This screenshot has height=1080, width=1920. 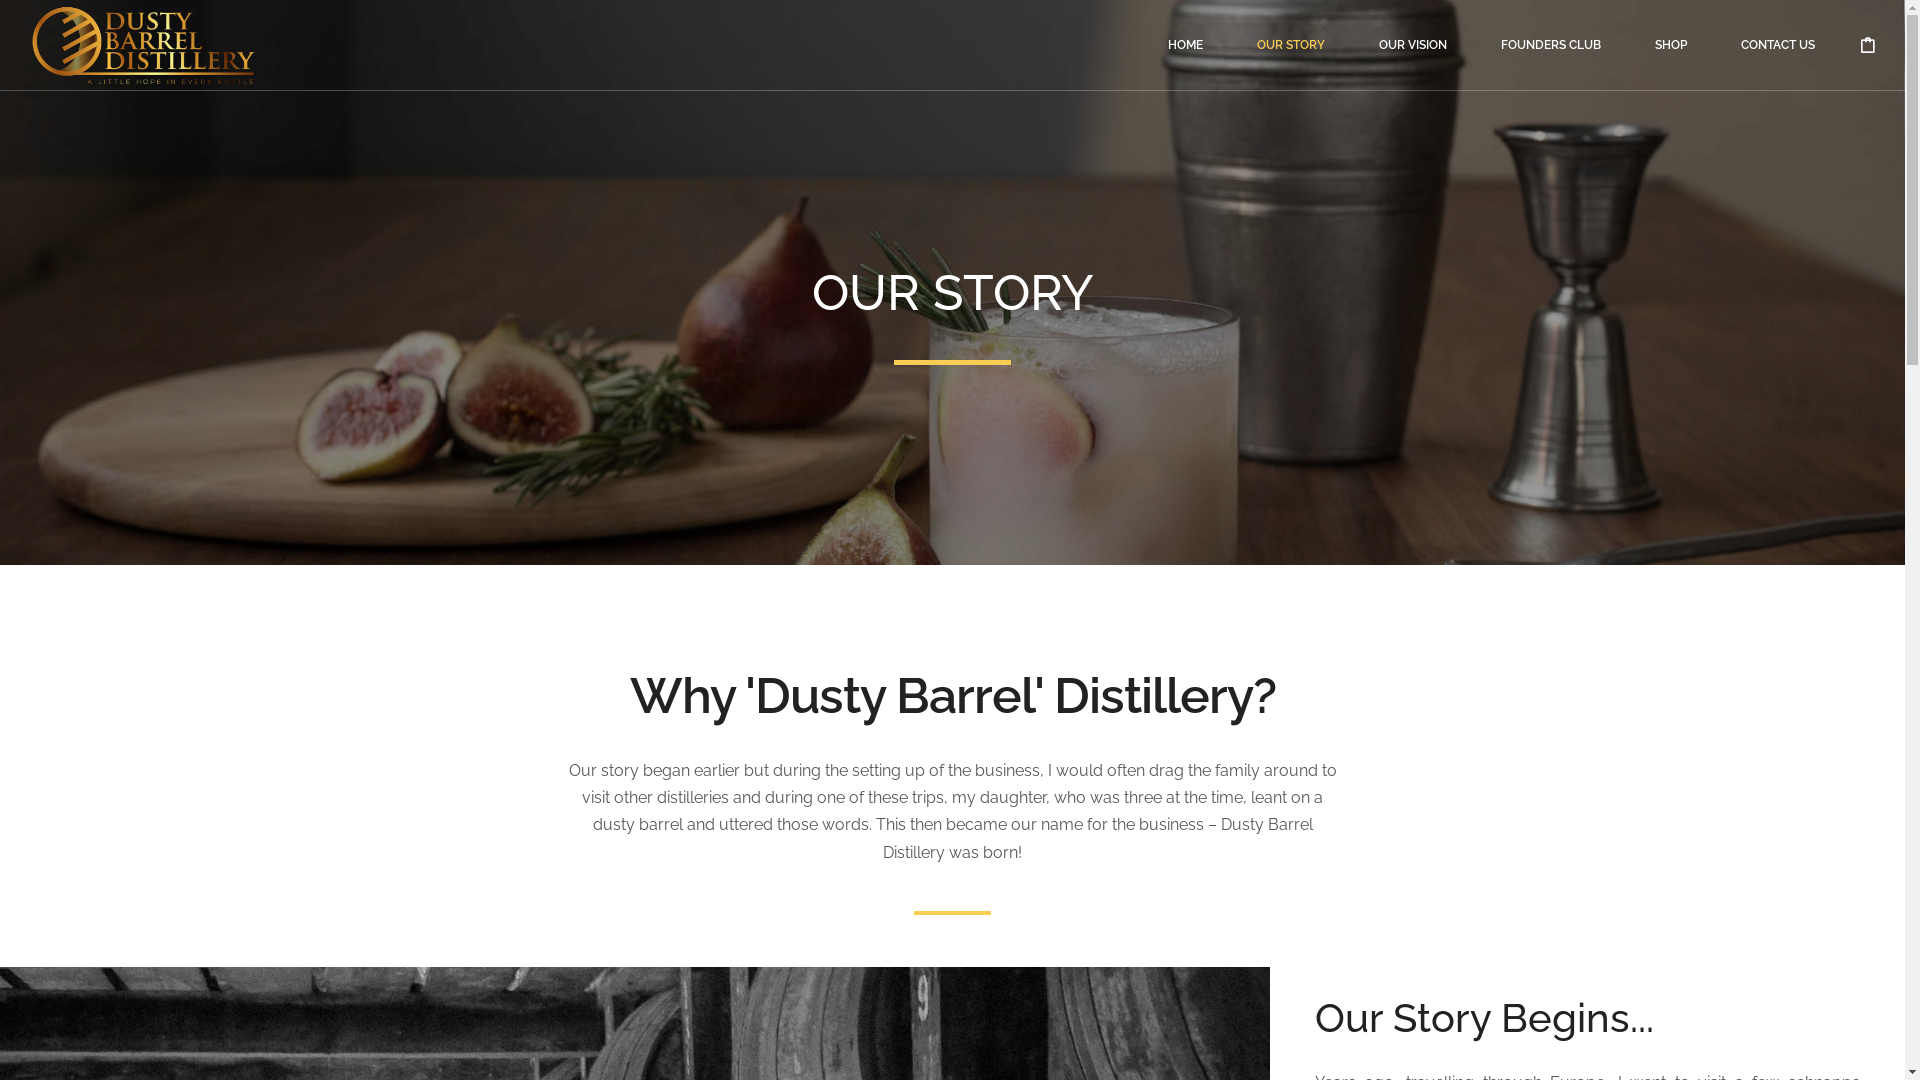 What do you see at coordinates (1715, 59) in the screenshot?
I see `'CONTACT US'` at bounding box center [1715, 59].